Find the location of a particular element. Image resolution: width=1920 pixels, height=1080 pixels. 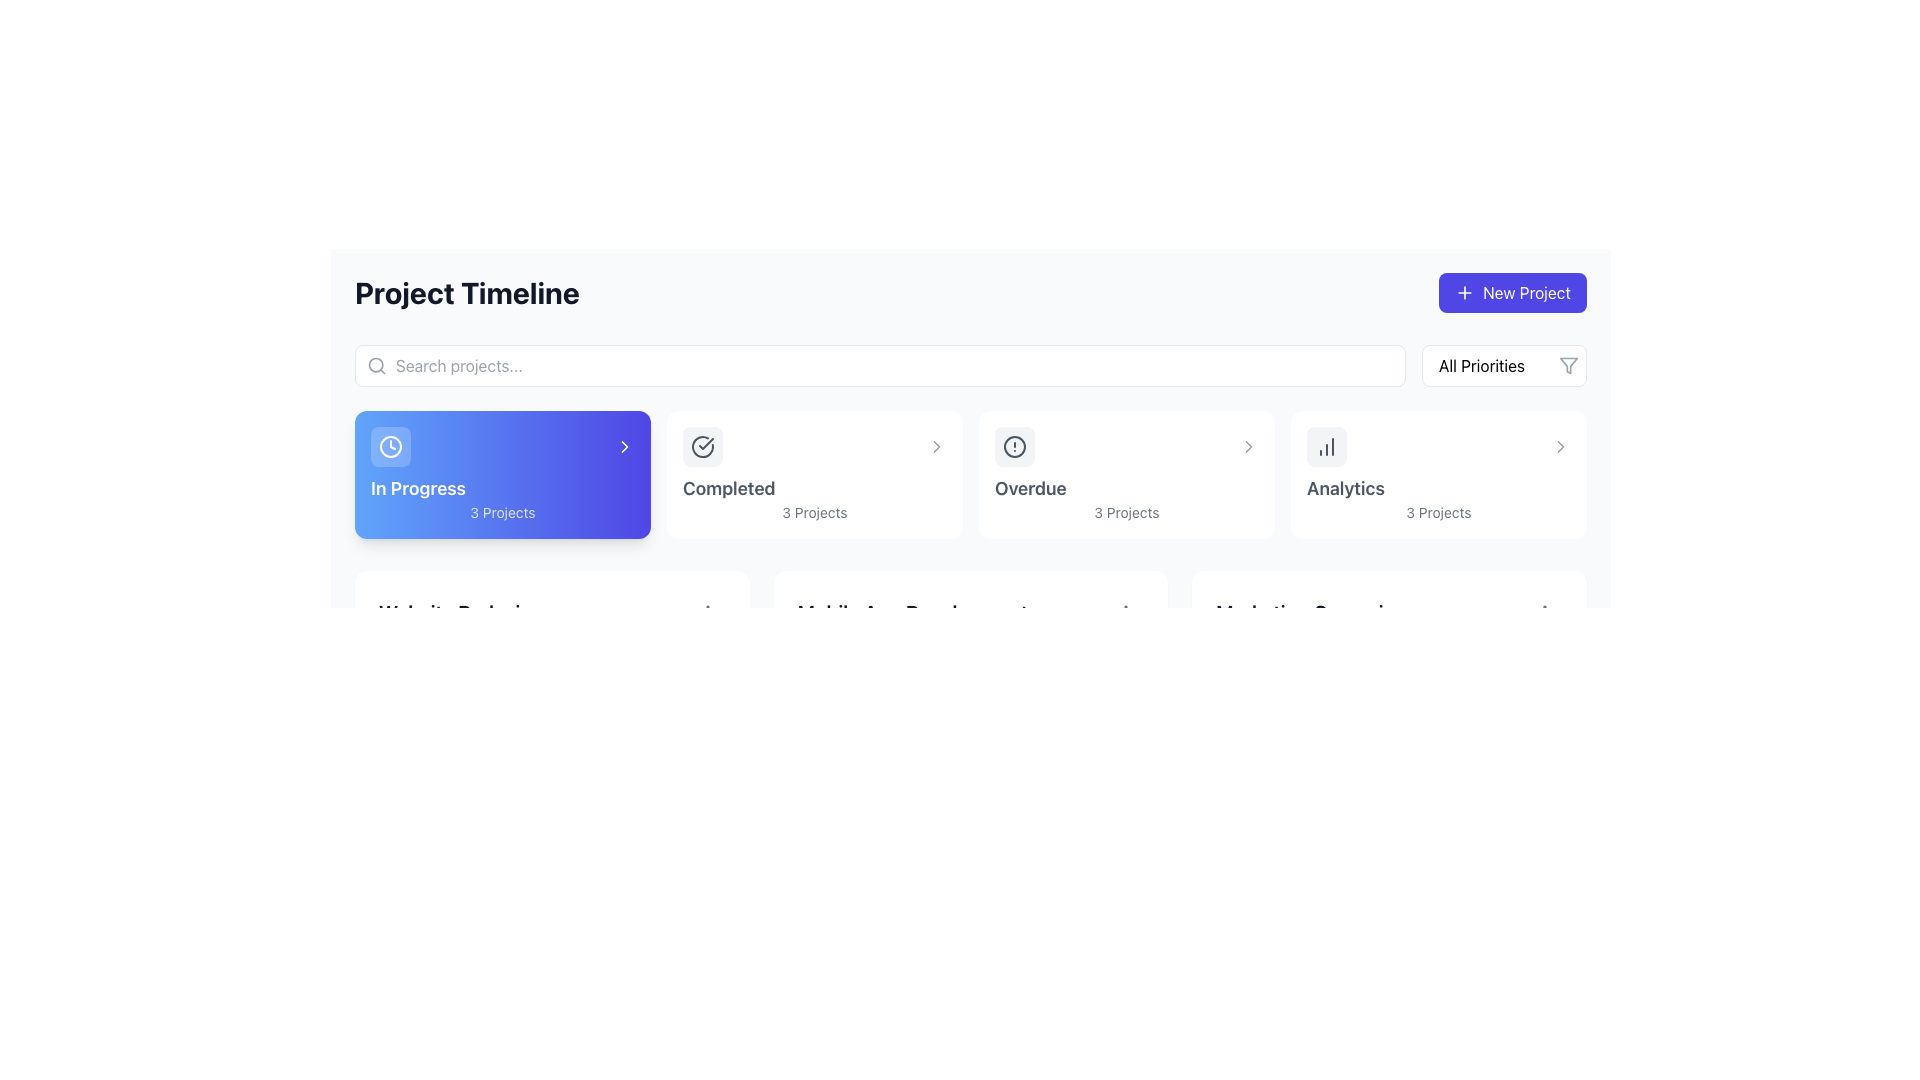

the text label that displays the number of overdue projects located at the bottom of the 'Overdue' card, centrally aligned within the card is located at coordinates (1127, 512).